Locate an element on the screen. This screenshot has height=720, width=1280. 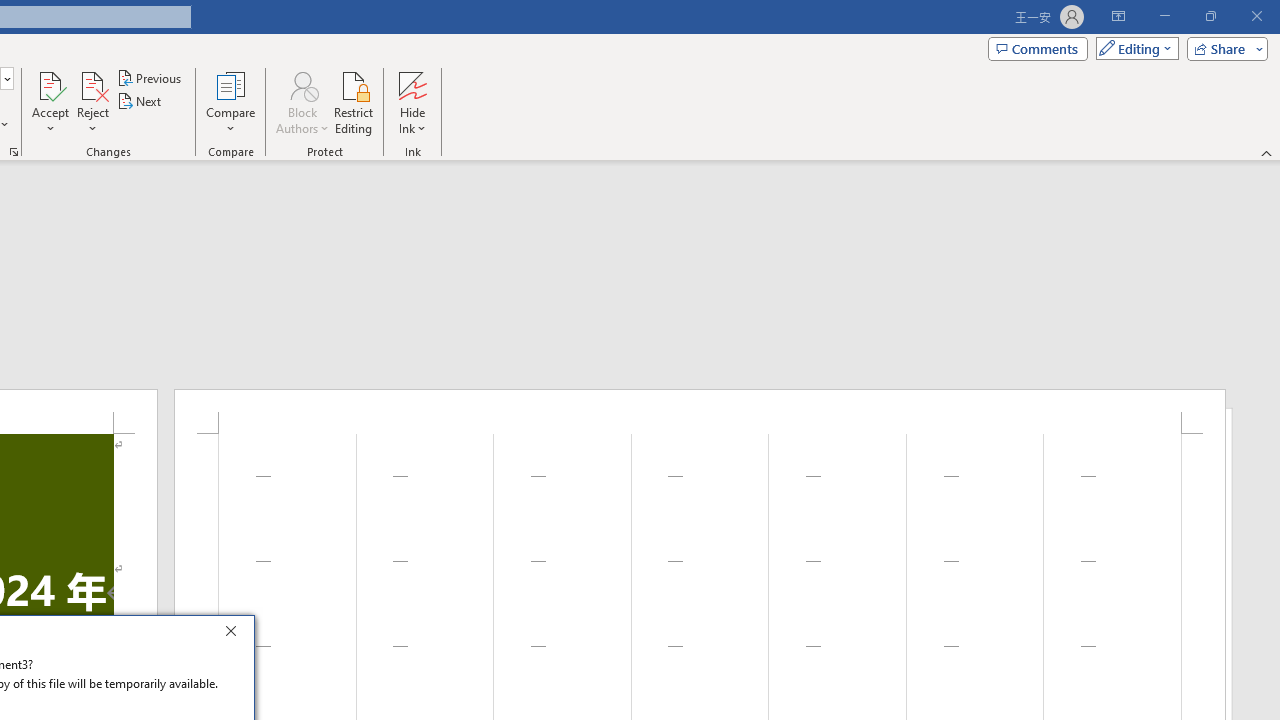
'Collapse the Ribbon' is located at coordinates (1266, 152).